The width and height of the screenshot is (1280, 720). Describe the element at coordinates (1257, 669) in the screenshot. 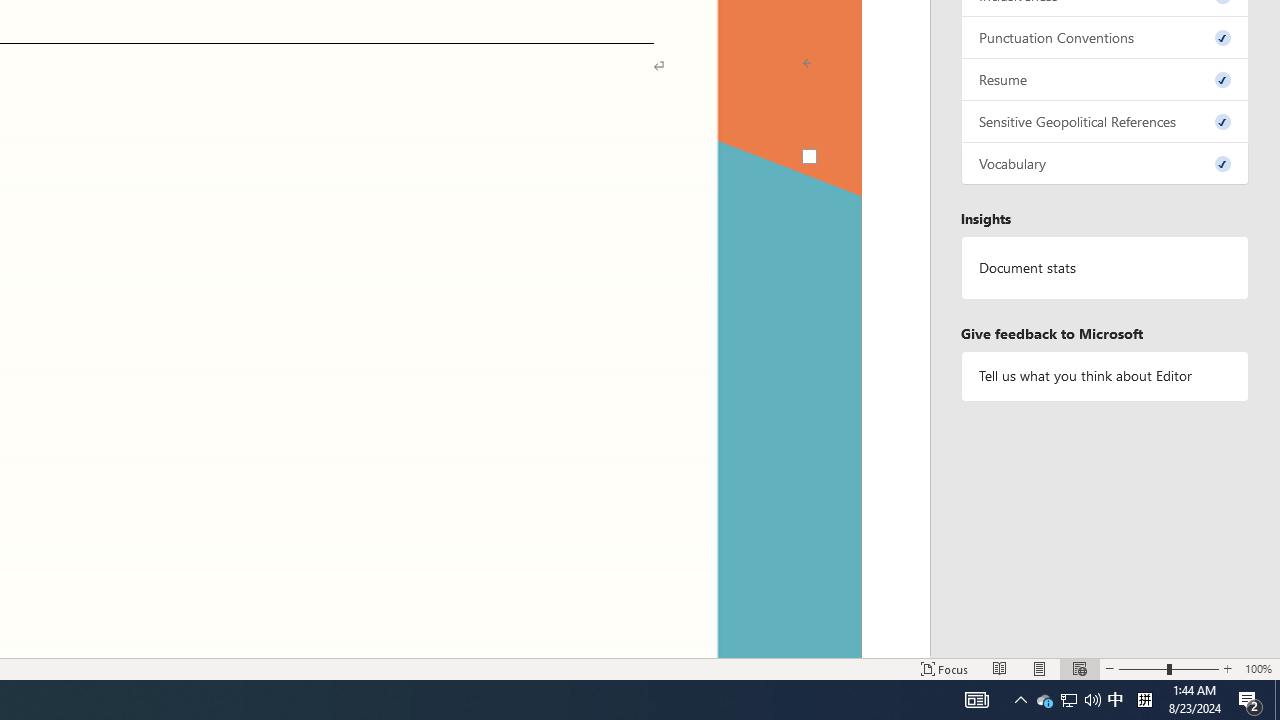

I see `'Zoom 100%'` at that location.